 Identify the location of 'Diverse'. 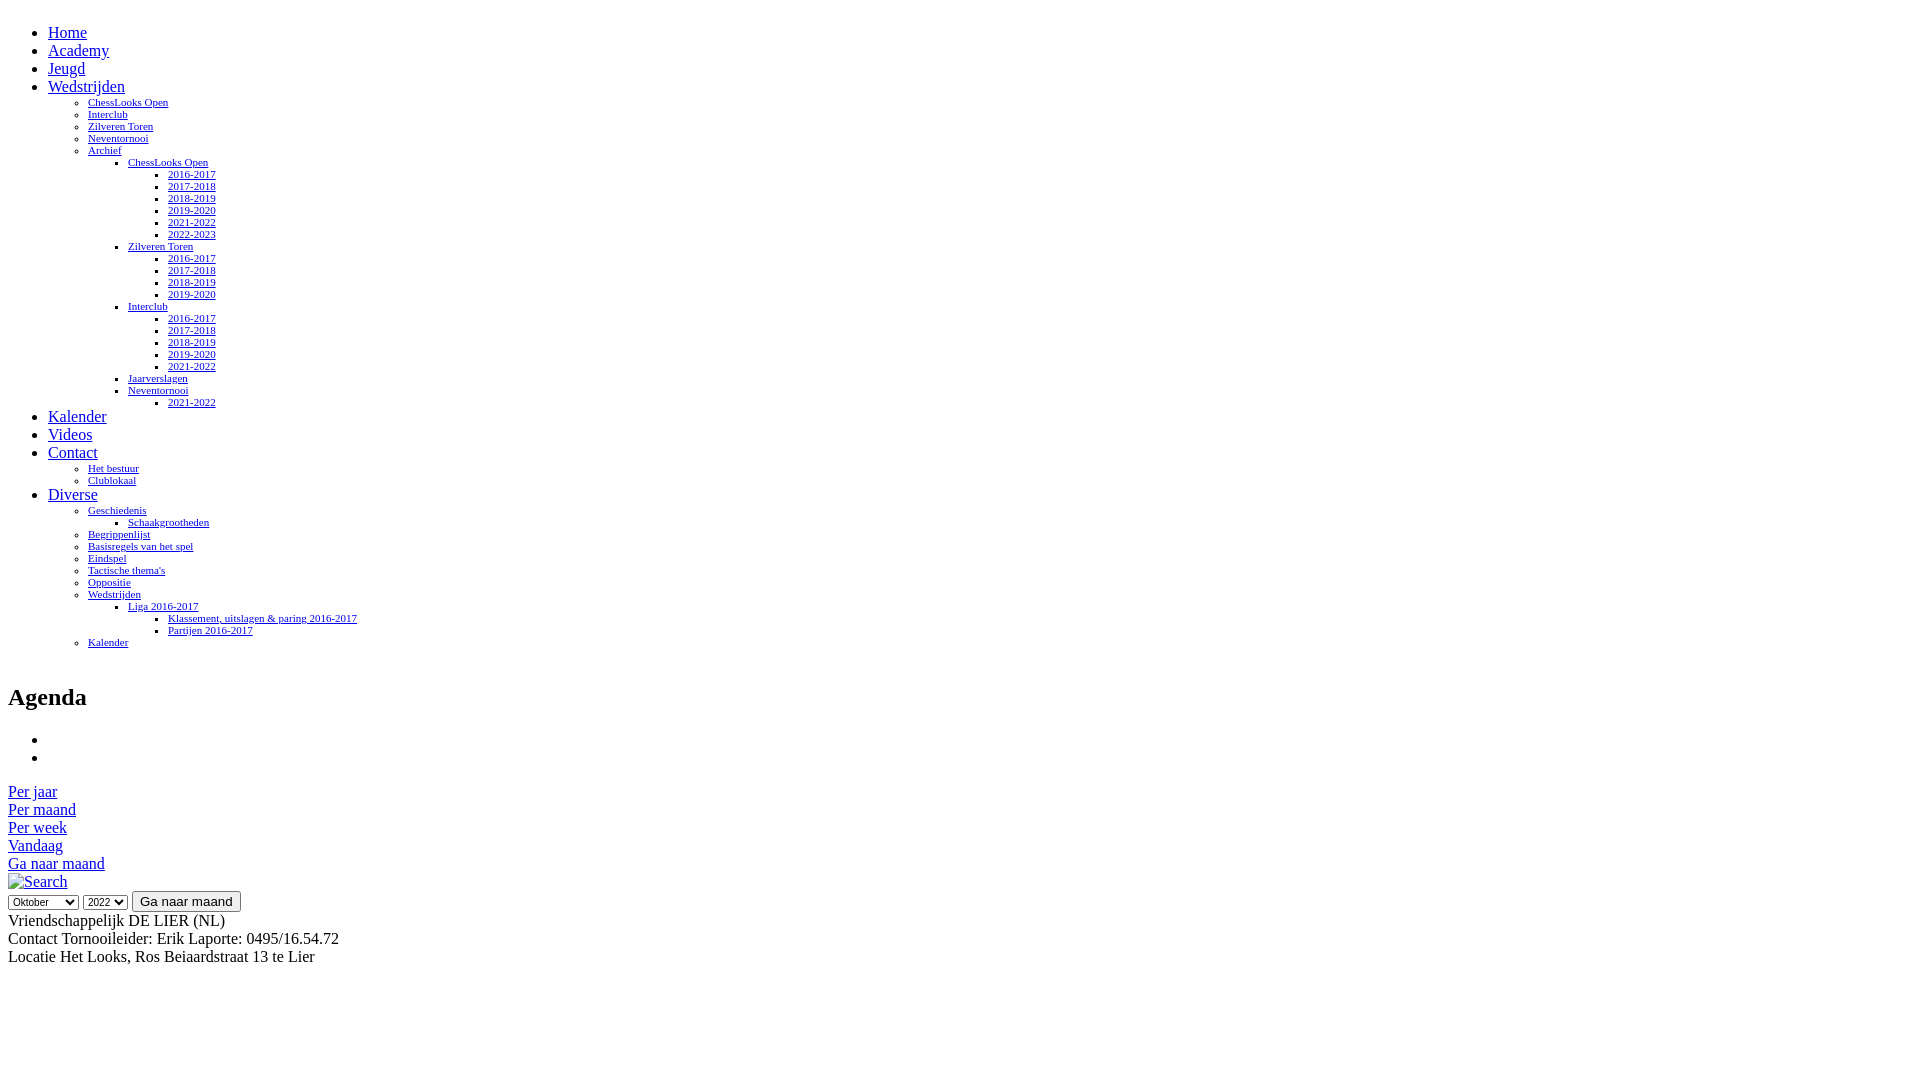
(72, 494).